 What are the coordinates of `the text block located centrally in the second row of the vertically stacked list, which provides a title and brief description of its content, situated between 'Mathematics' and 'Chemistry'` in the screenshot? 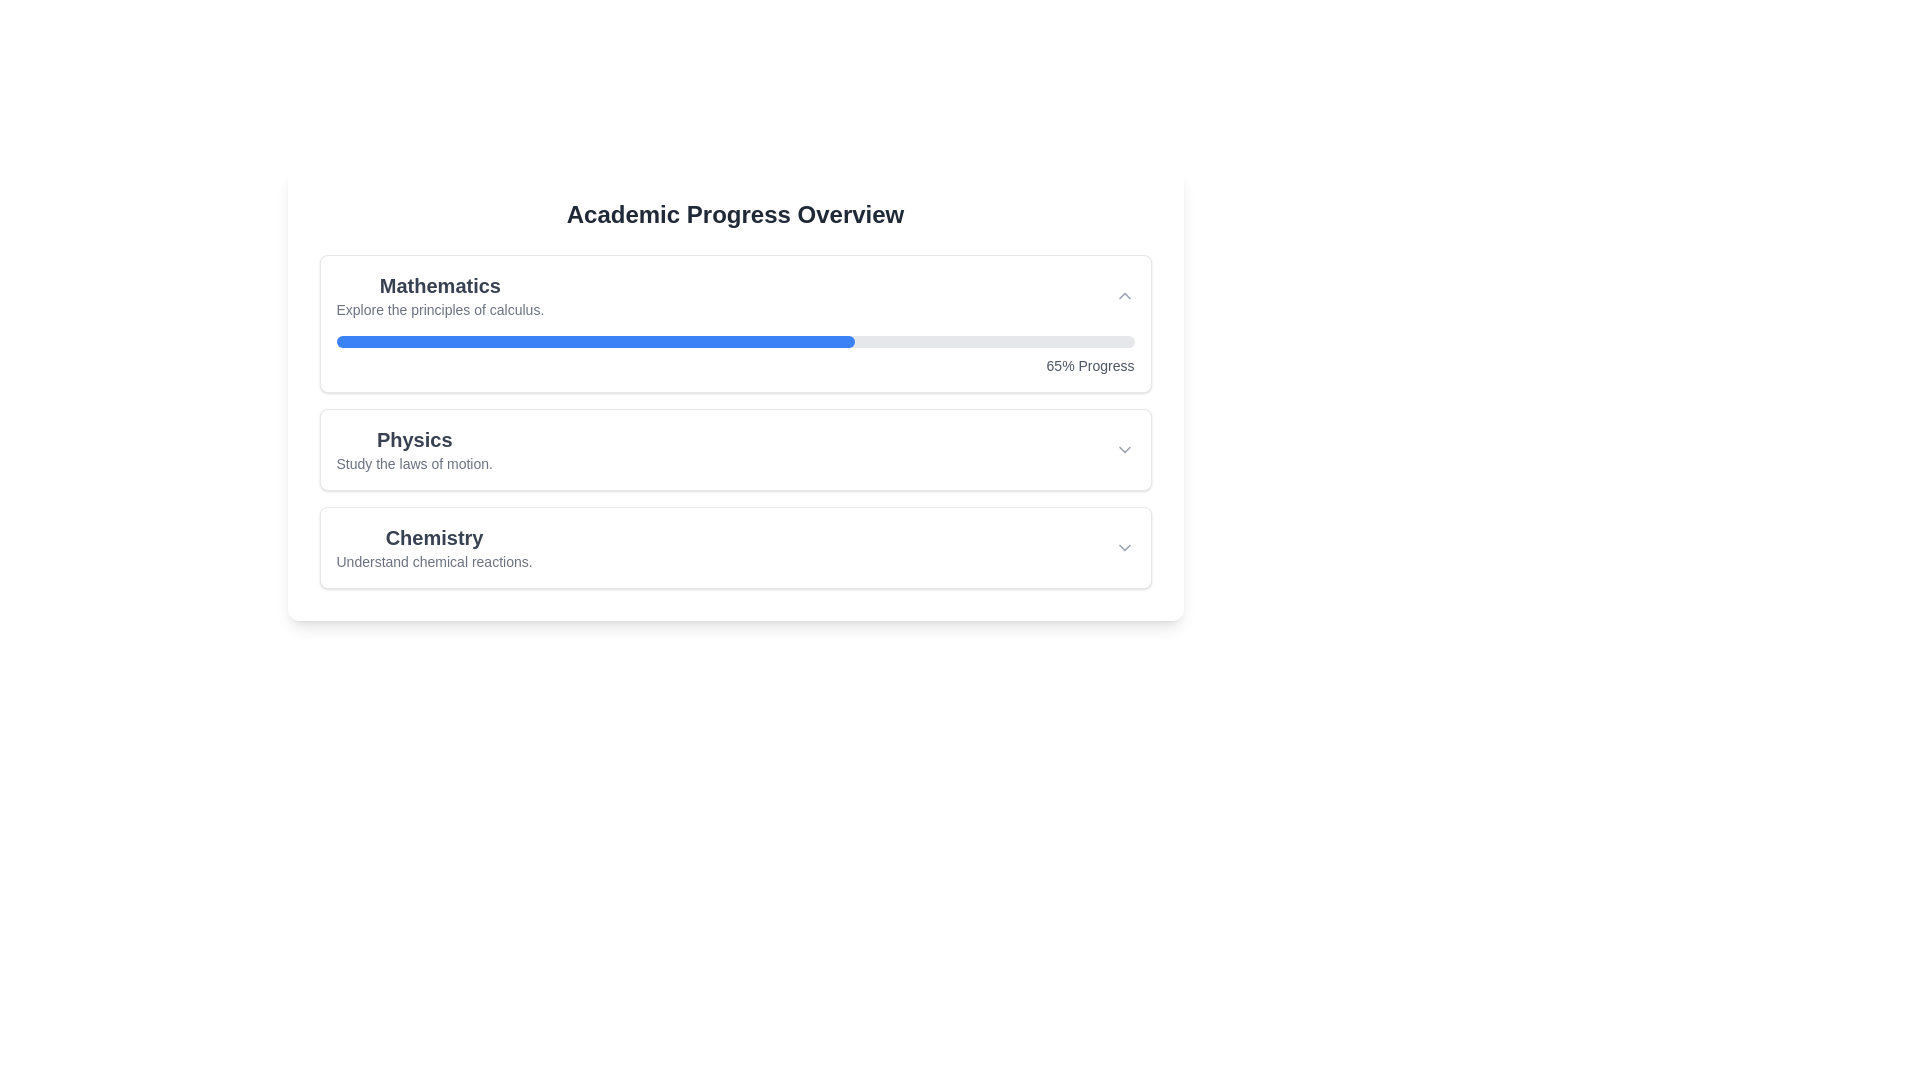 It's located at (413, 450).